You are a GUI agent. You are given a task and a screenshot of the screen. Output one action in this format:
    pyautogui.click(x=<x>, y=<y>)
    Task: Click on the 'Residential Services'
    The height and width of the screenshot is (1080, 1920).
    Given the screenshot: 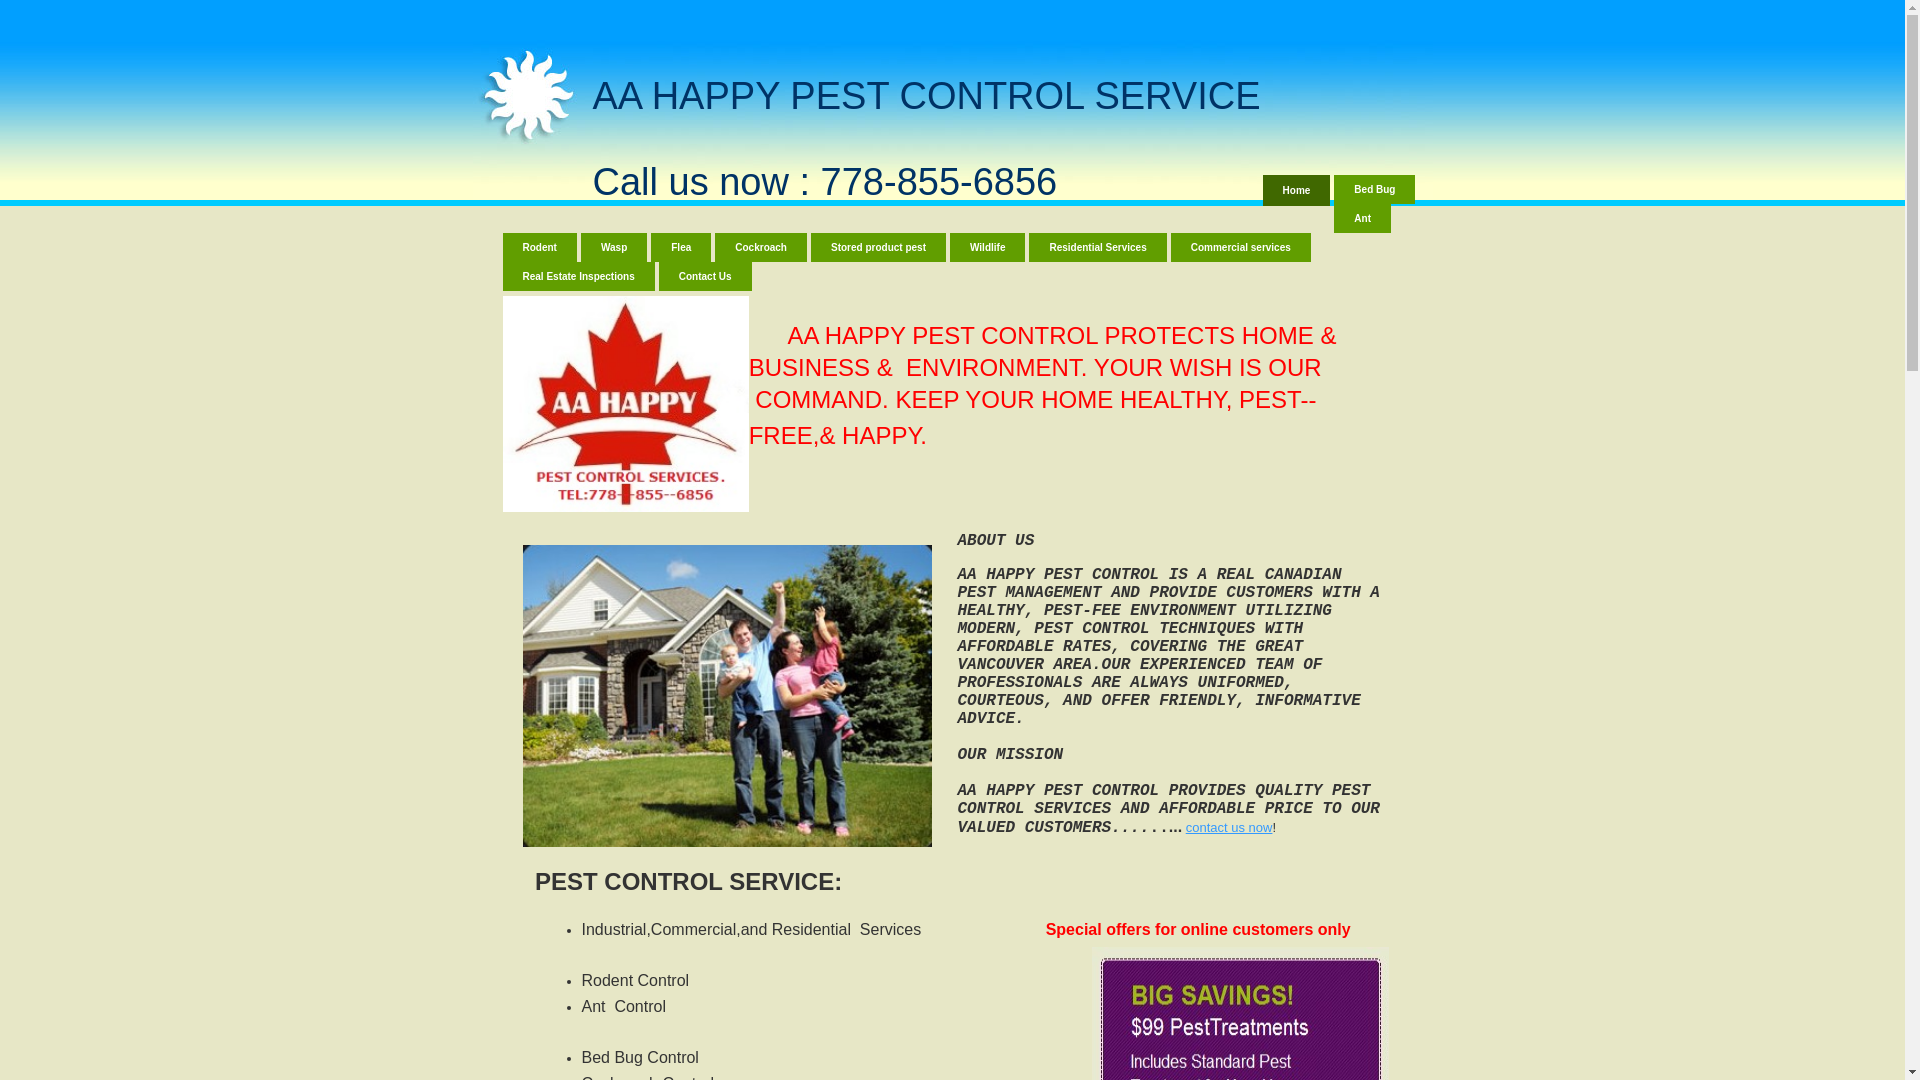 What is the action you would take?
    pyautogui.click(x=1096, y=246)
    